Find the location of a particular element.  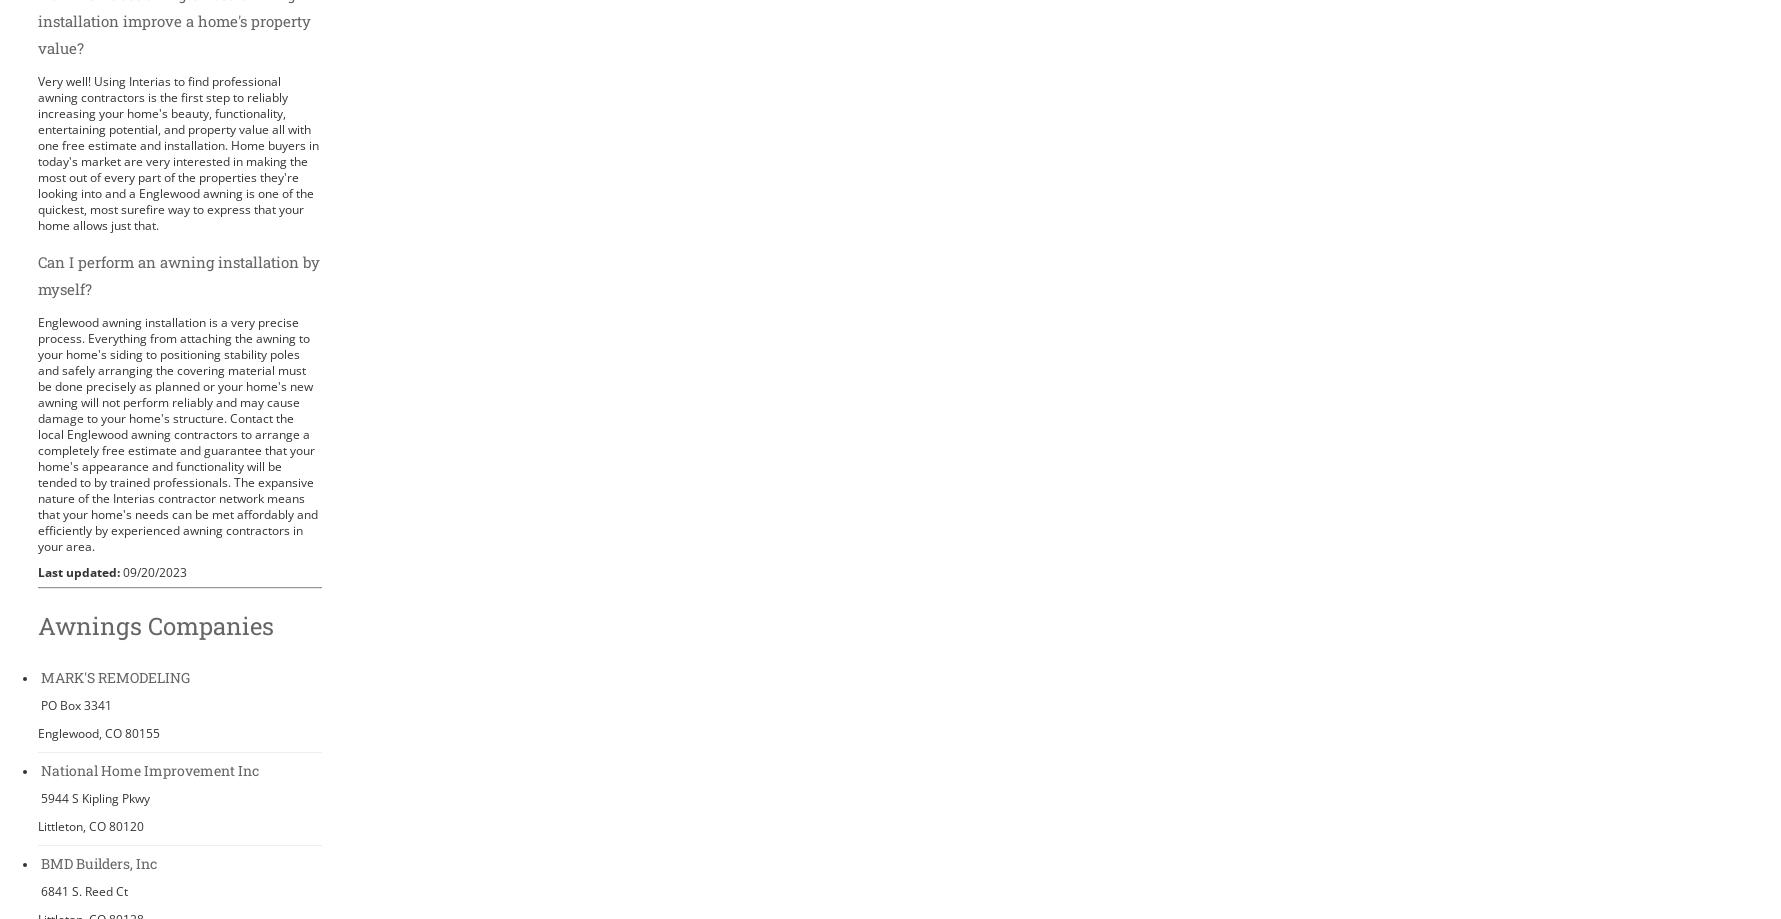

'MARK'S REMODELING' is located at coordinates (40, 675).